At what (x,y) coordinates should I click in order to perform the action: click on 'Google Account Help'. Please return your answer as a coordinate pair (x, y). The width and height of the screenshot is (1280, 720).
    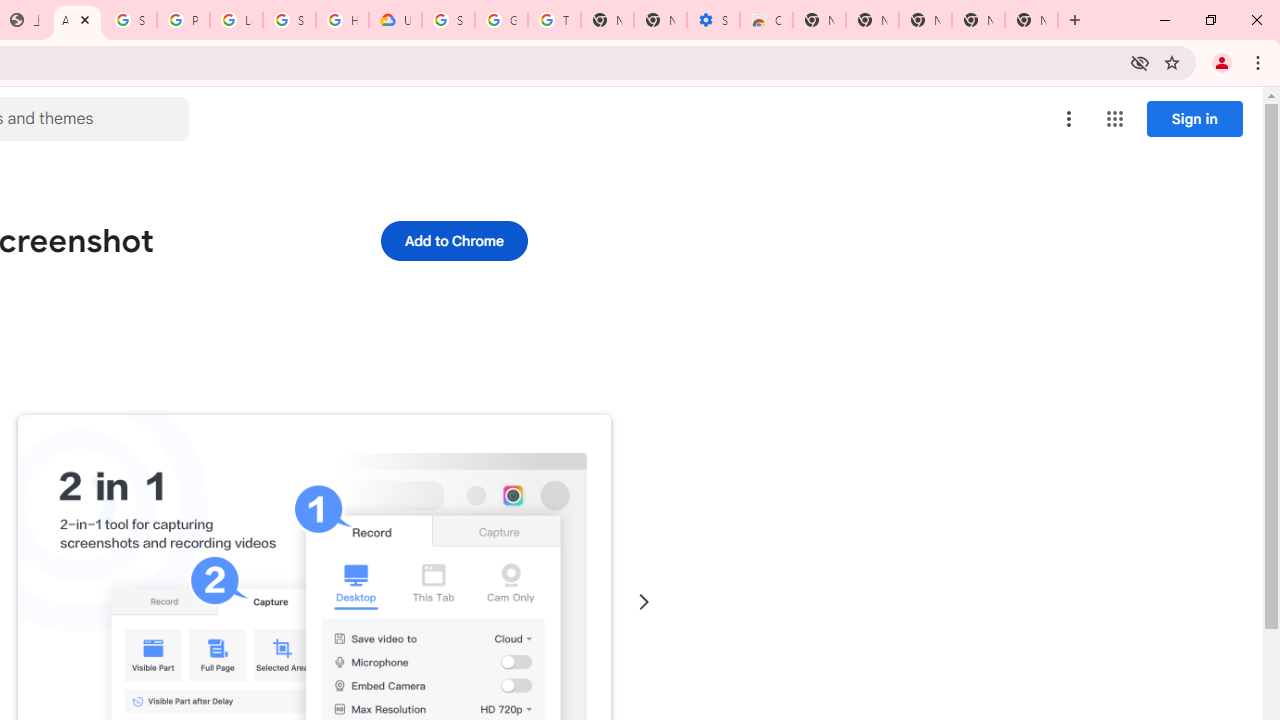
    Looking at the image, I should click on (501, 20).